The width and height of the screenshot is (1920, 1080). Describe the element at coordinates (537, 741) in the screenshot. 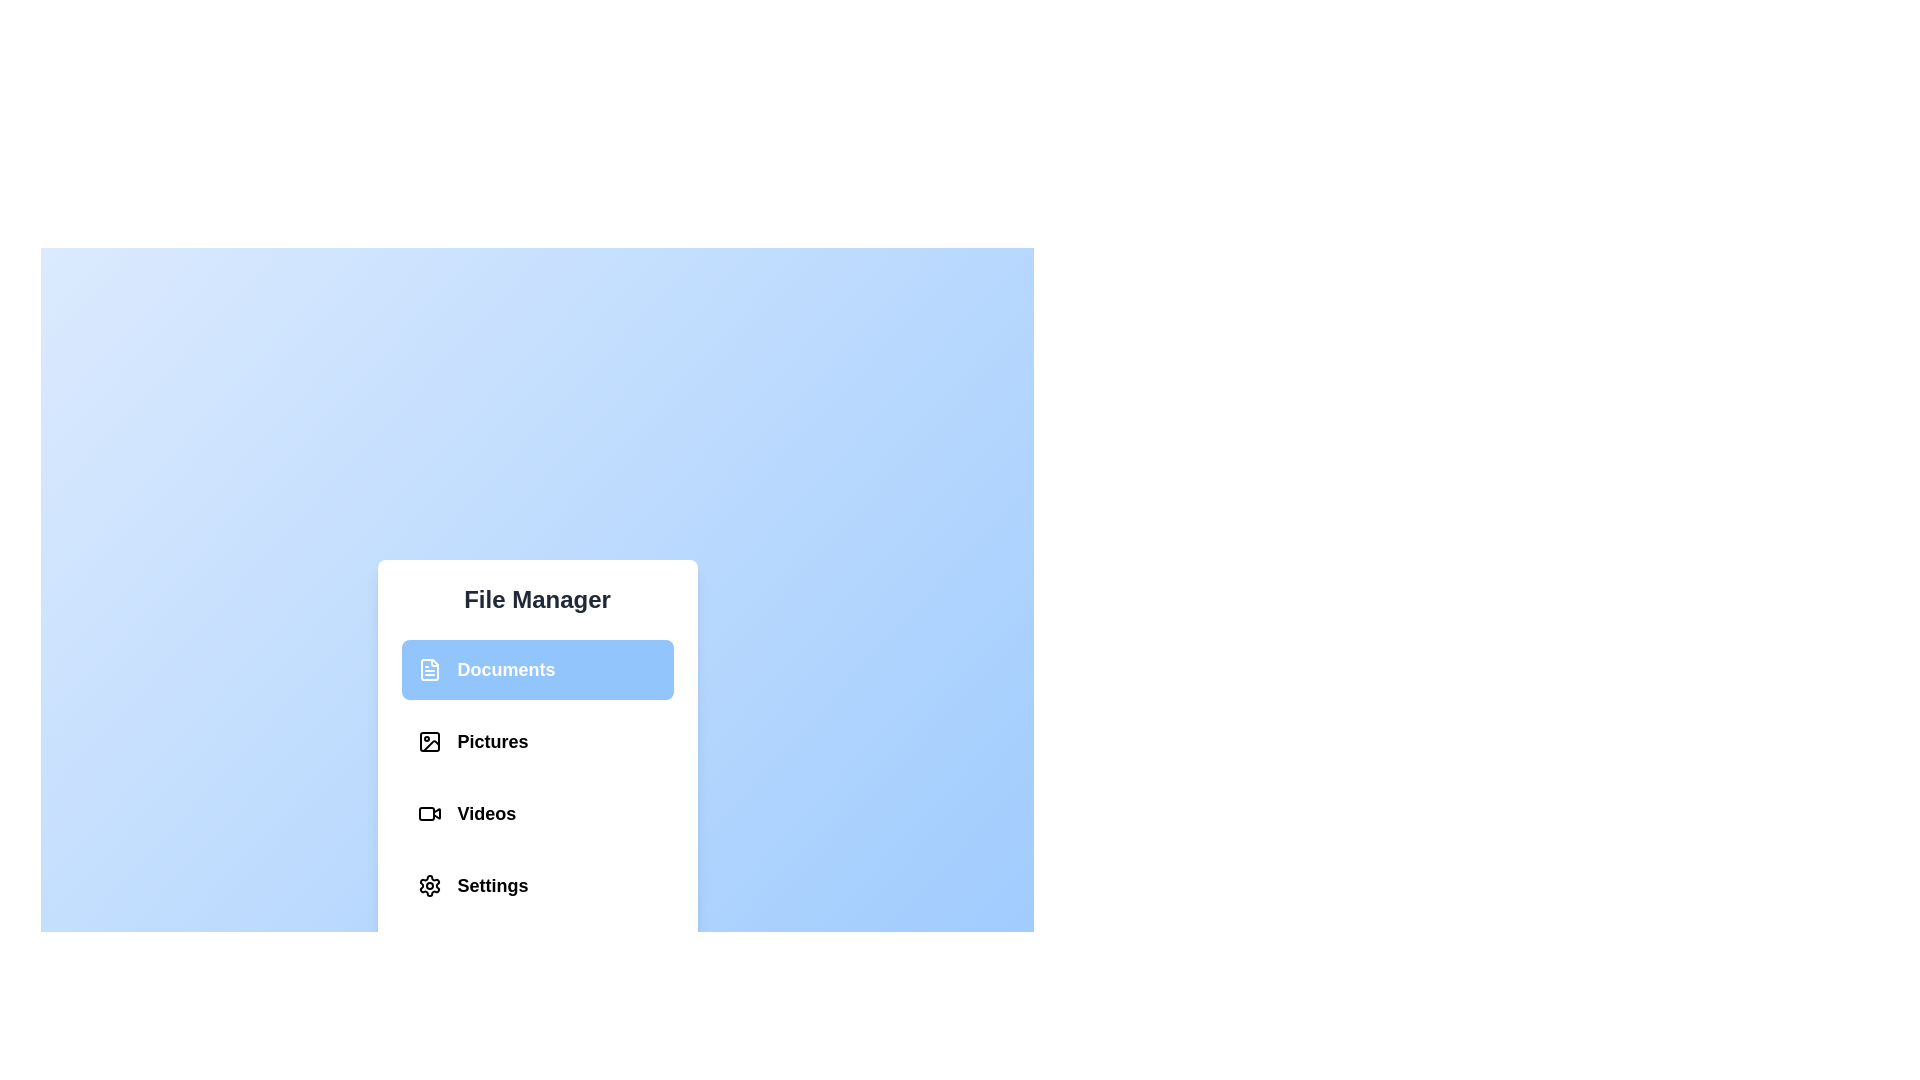

I see `the section Pictures from the list` at that location.